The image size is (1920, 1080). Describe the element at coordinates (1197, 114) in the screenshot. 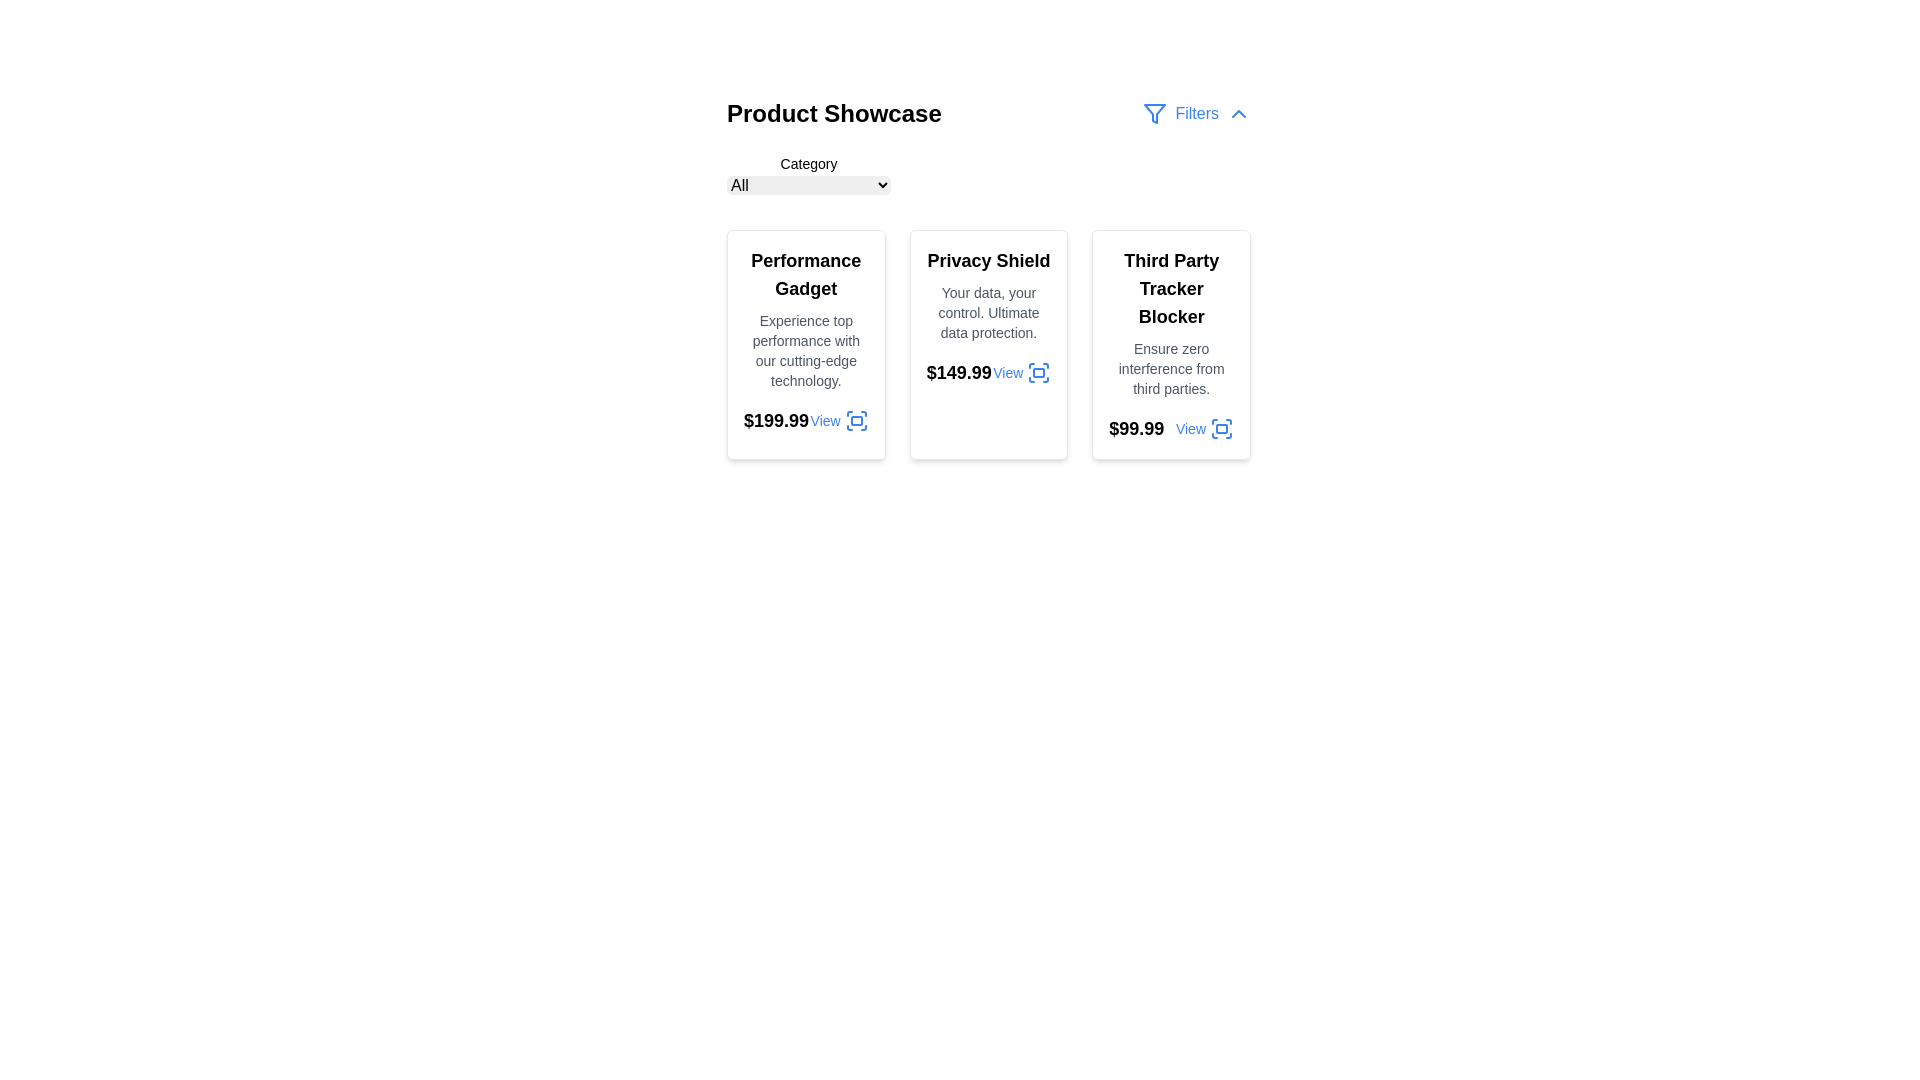

I see `the dropdown toggle button labeled 'Filters' with a blue filter icon` at that location.